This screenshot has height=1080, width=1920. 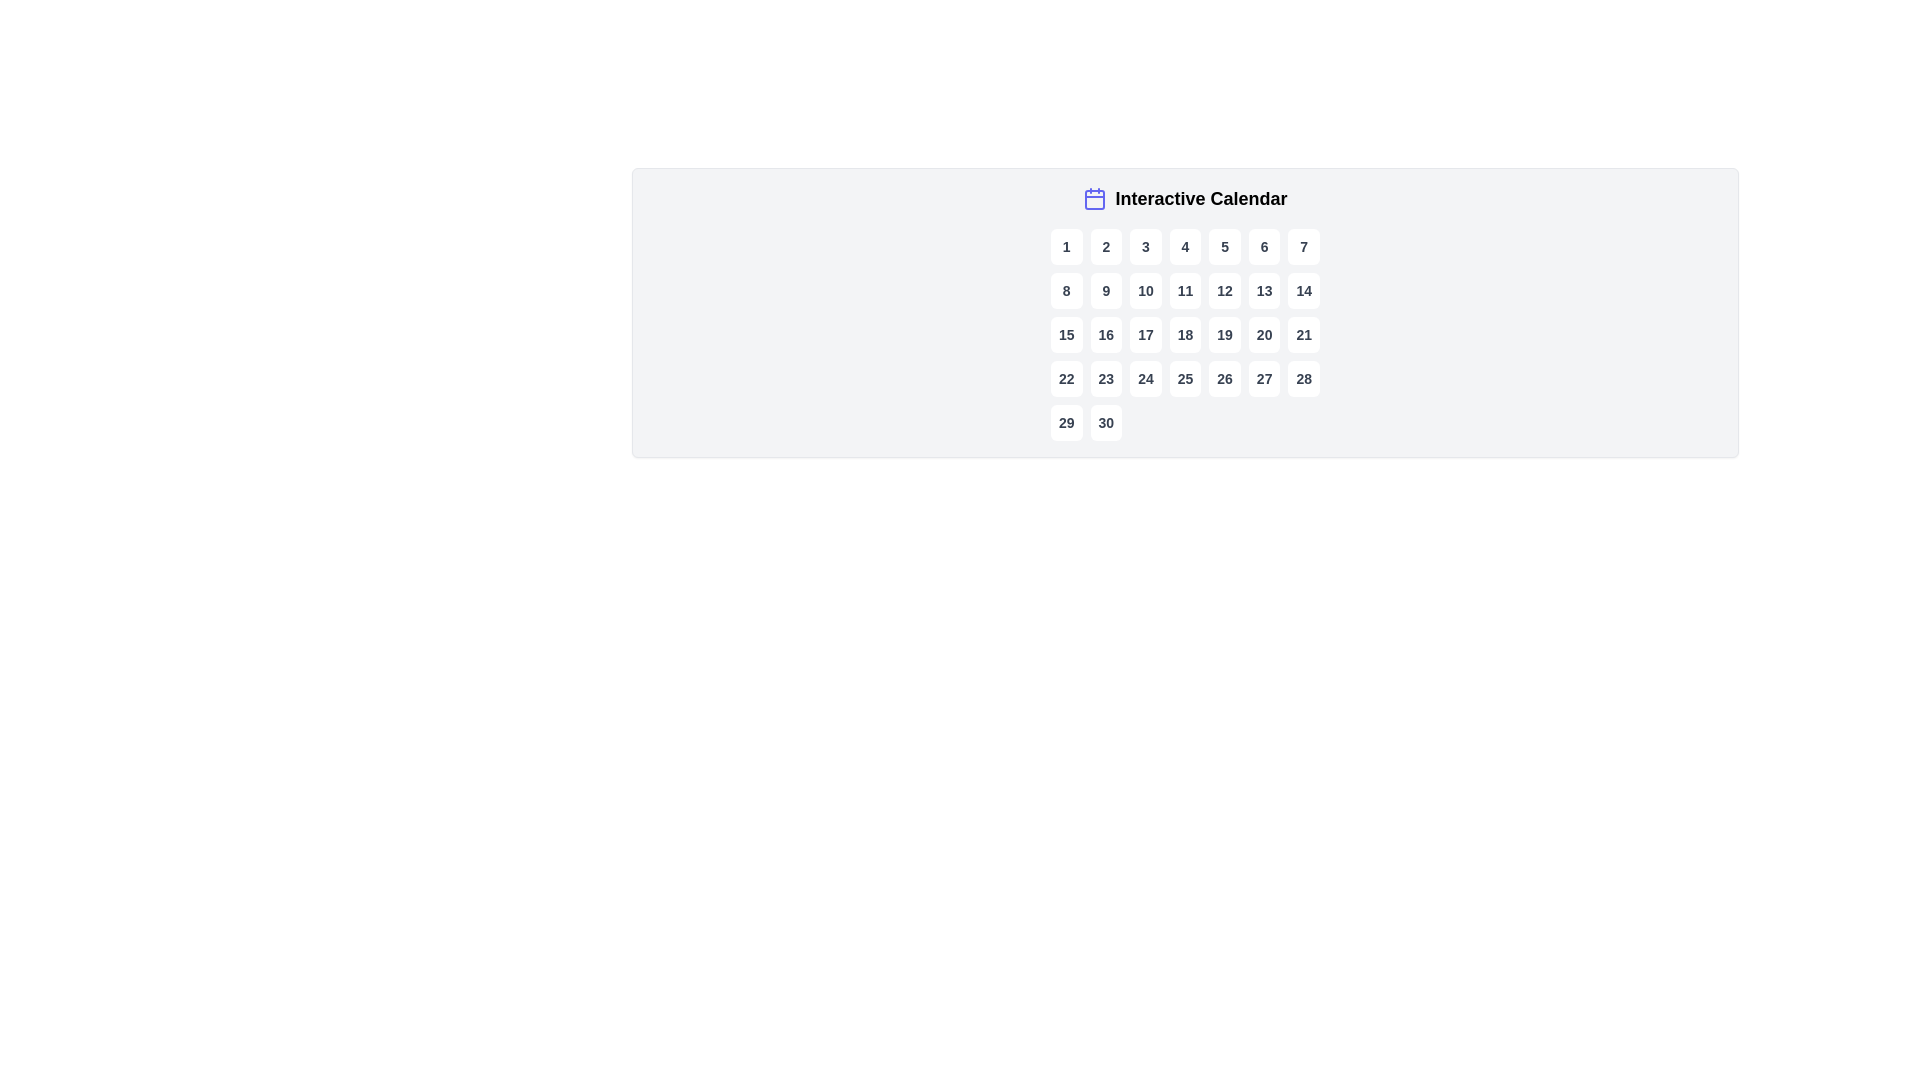 What do you see at coordinates (1145, 290) in the screenshot?
I see `the calendar day selector button for the 10th day, located in the second row and third position of the grid layout, adjacent to buttons labeled '9' and '11'` at bounding box center [1145, 290].